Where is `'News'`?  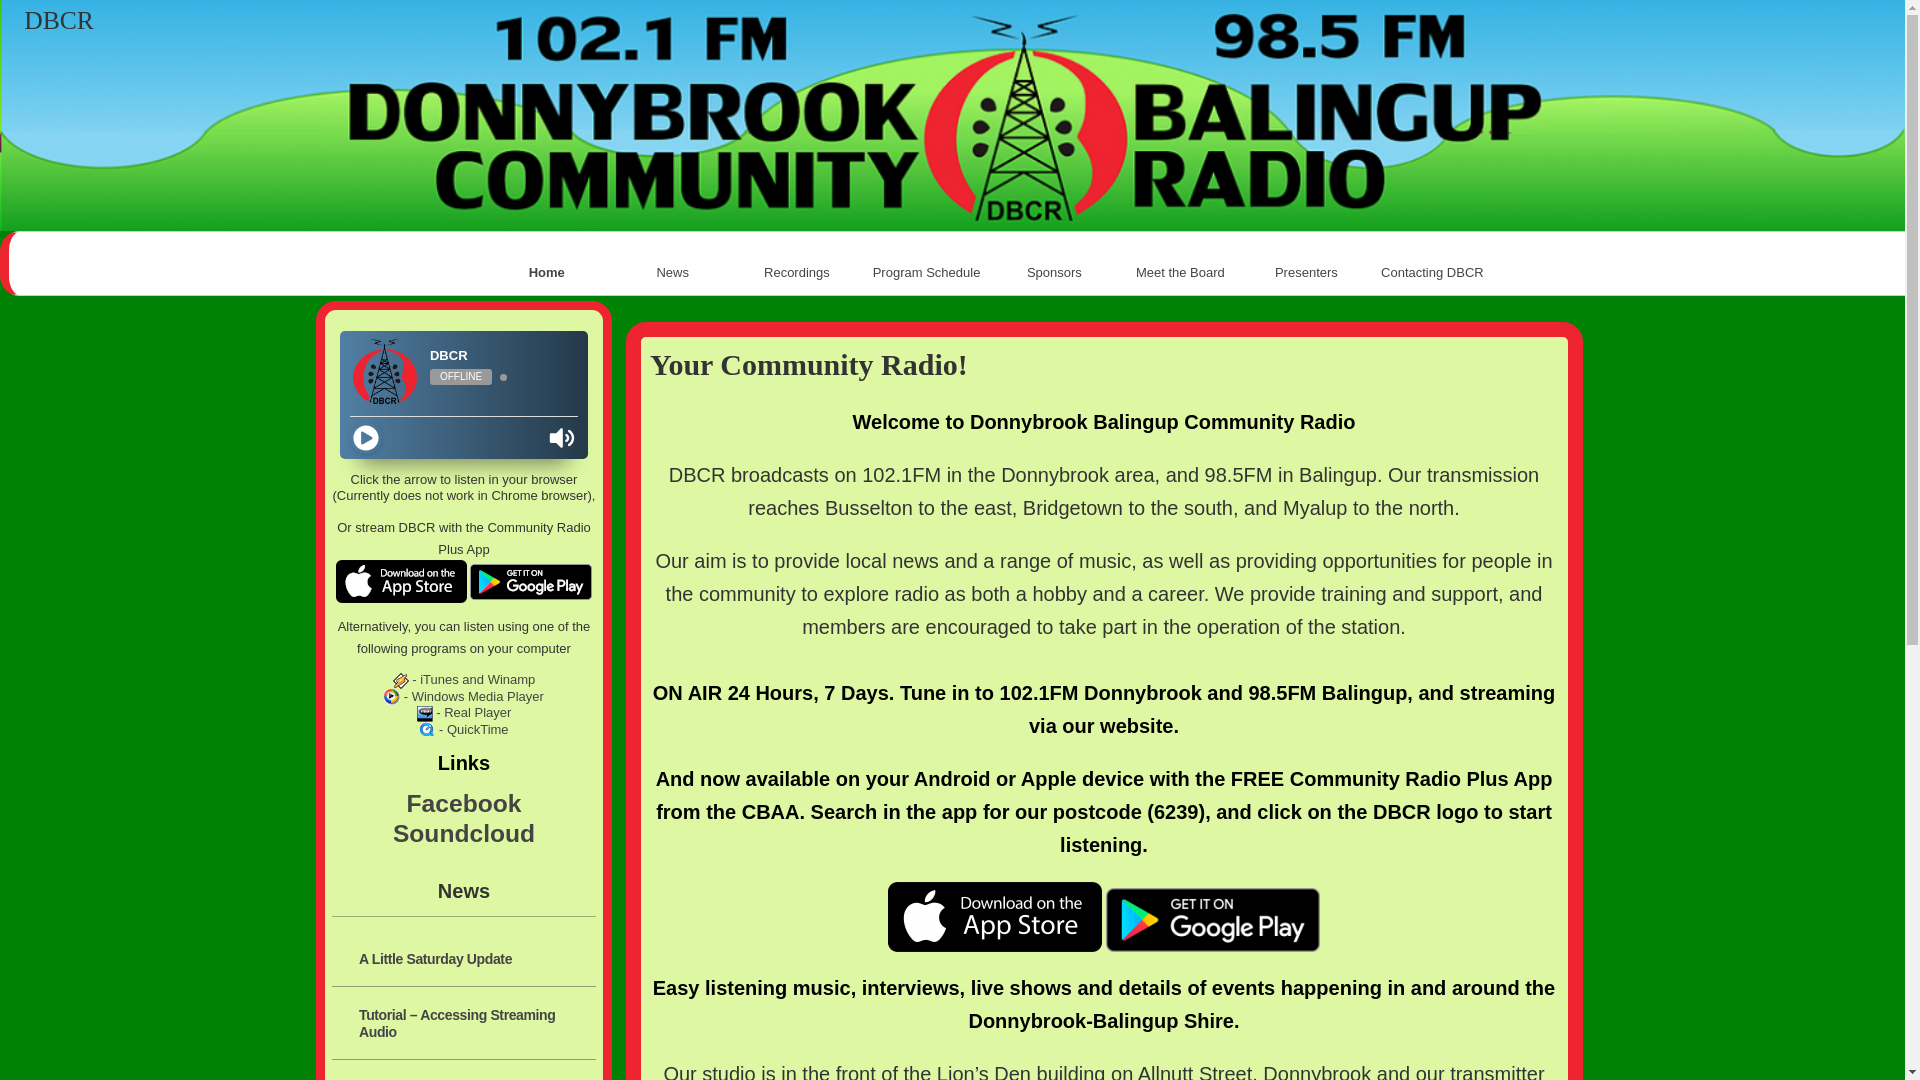
'News' is located at coordinates (672, 273).